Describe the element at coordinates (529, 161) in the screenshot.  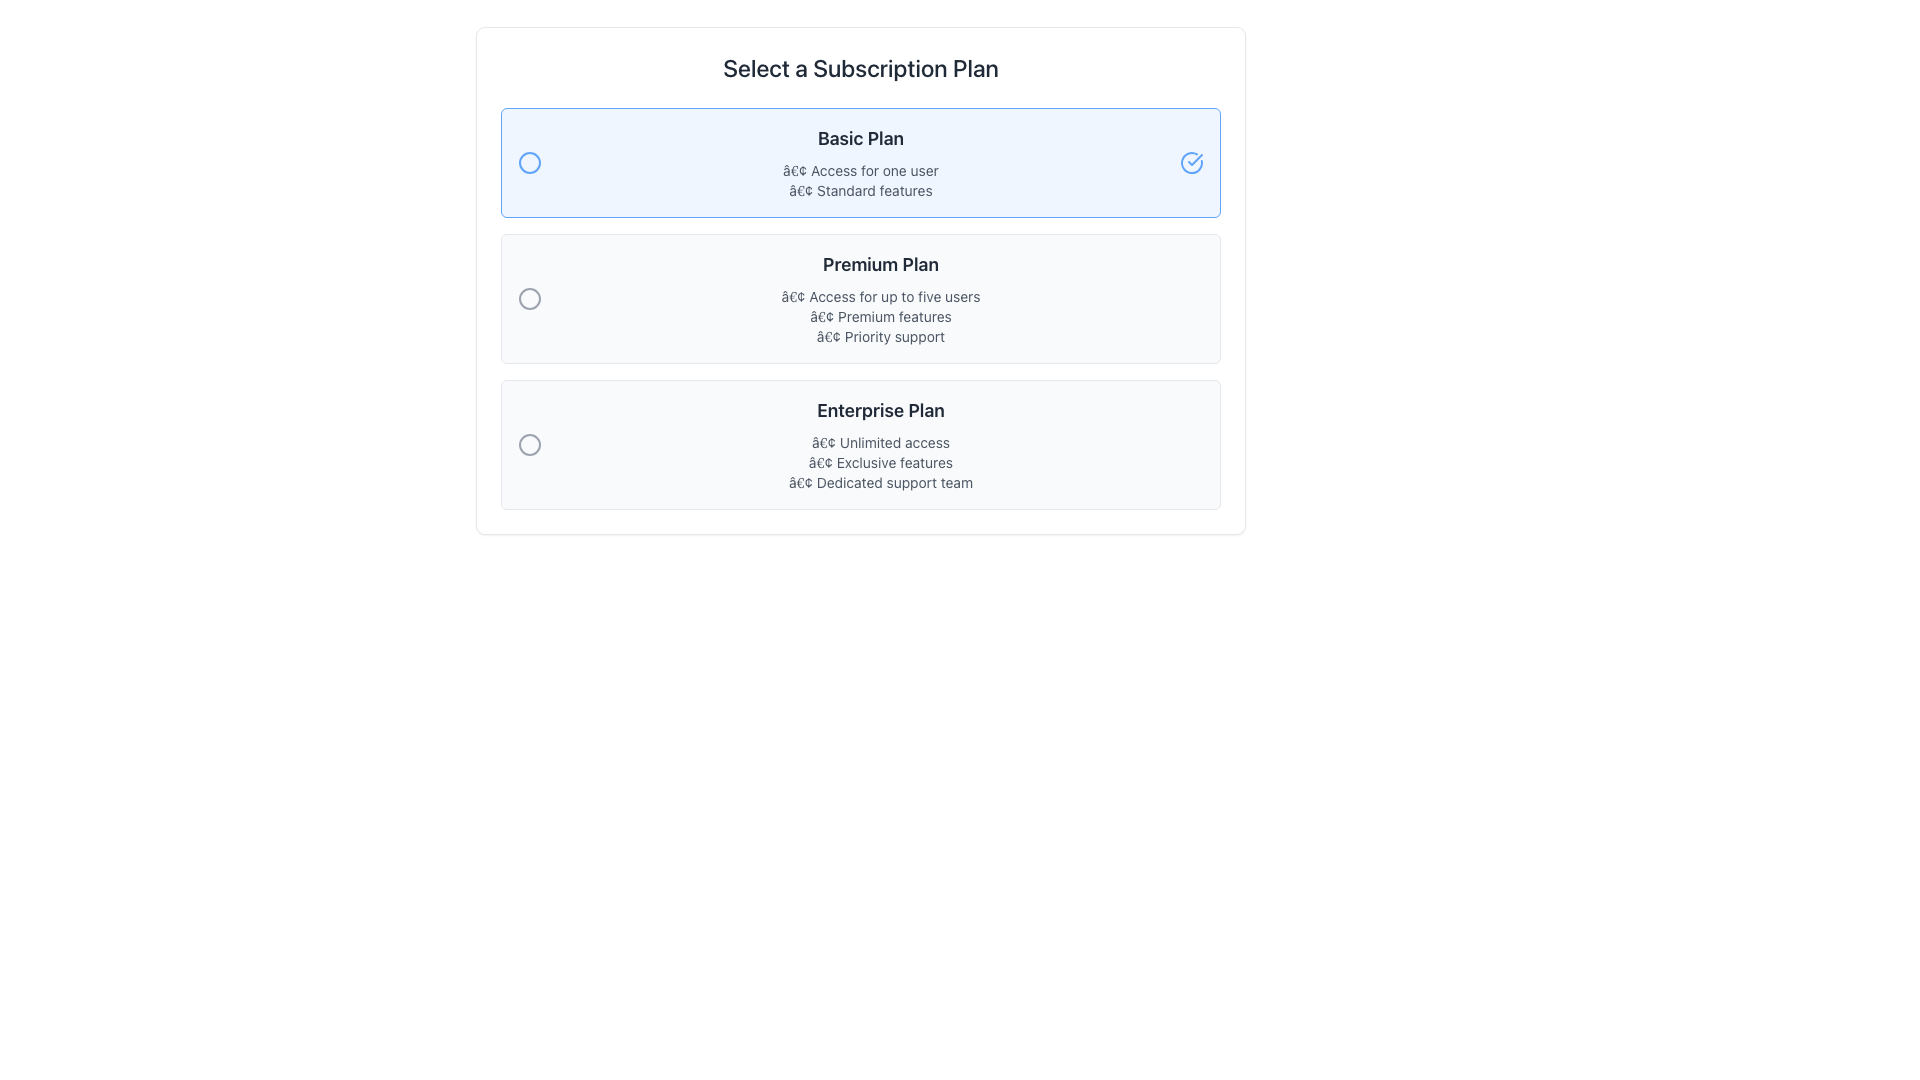
I see `the circular radio button for the 'Basic Plan'` at that location.